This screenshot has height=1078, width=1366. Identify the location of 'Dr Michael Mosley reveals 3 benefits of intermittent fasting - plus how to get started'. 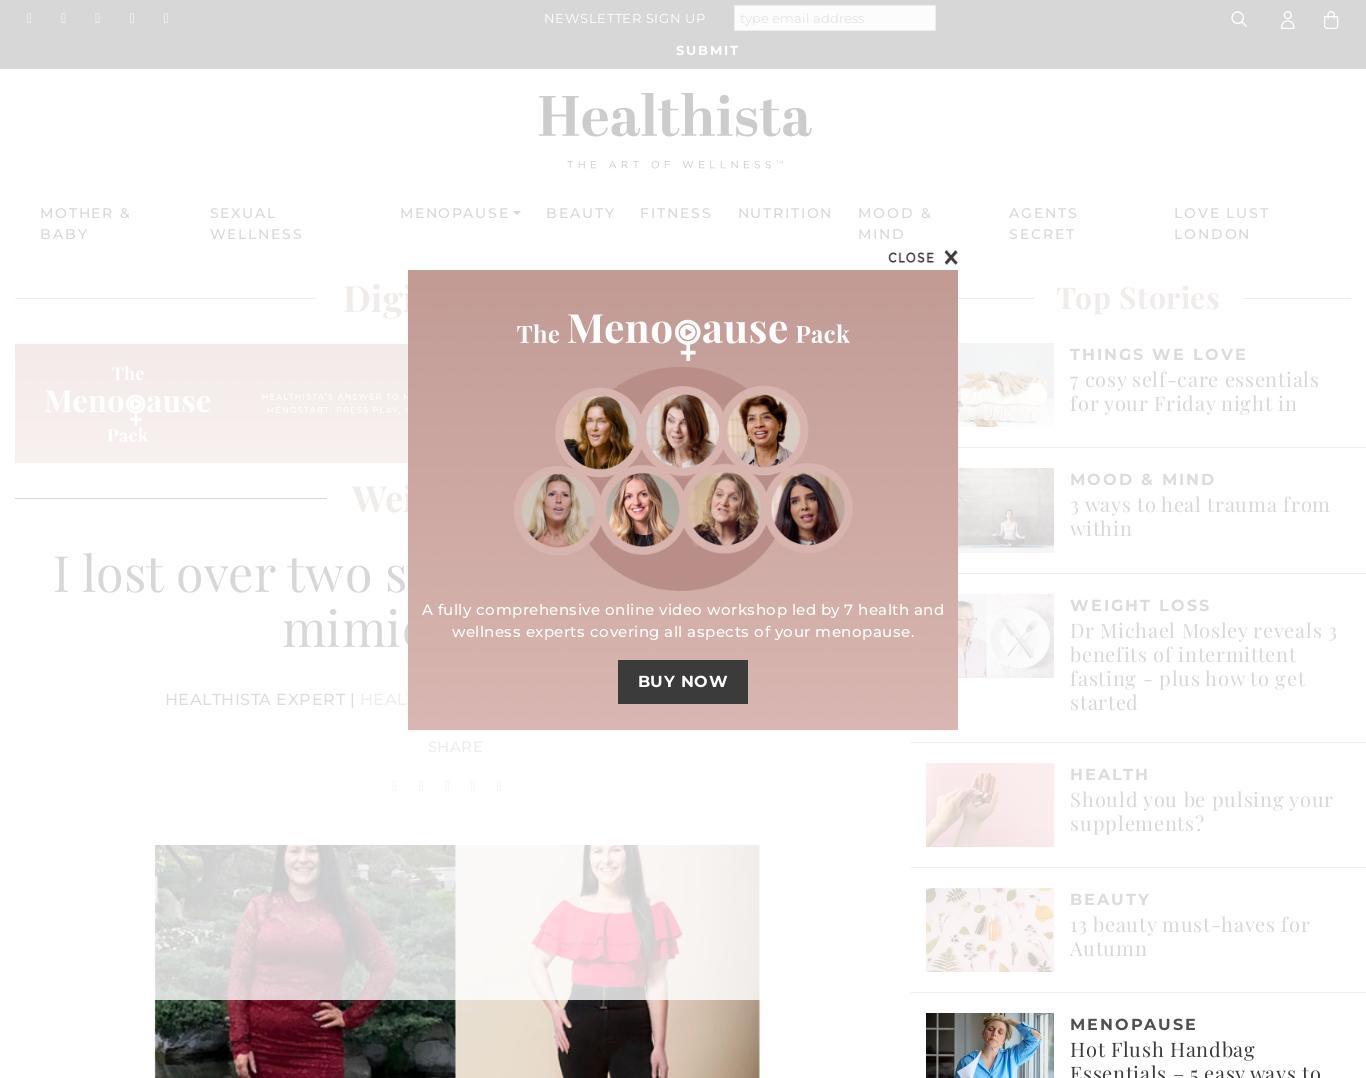
(1203, 664).